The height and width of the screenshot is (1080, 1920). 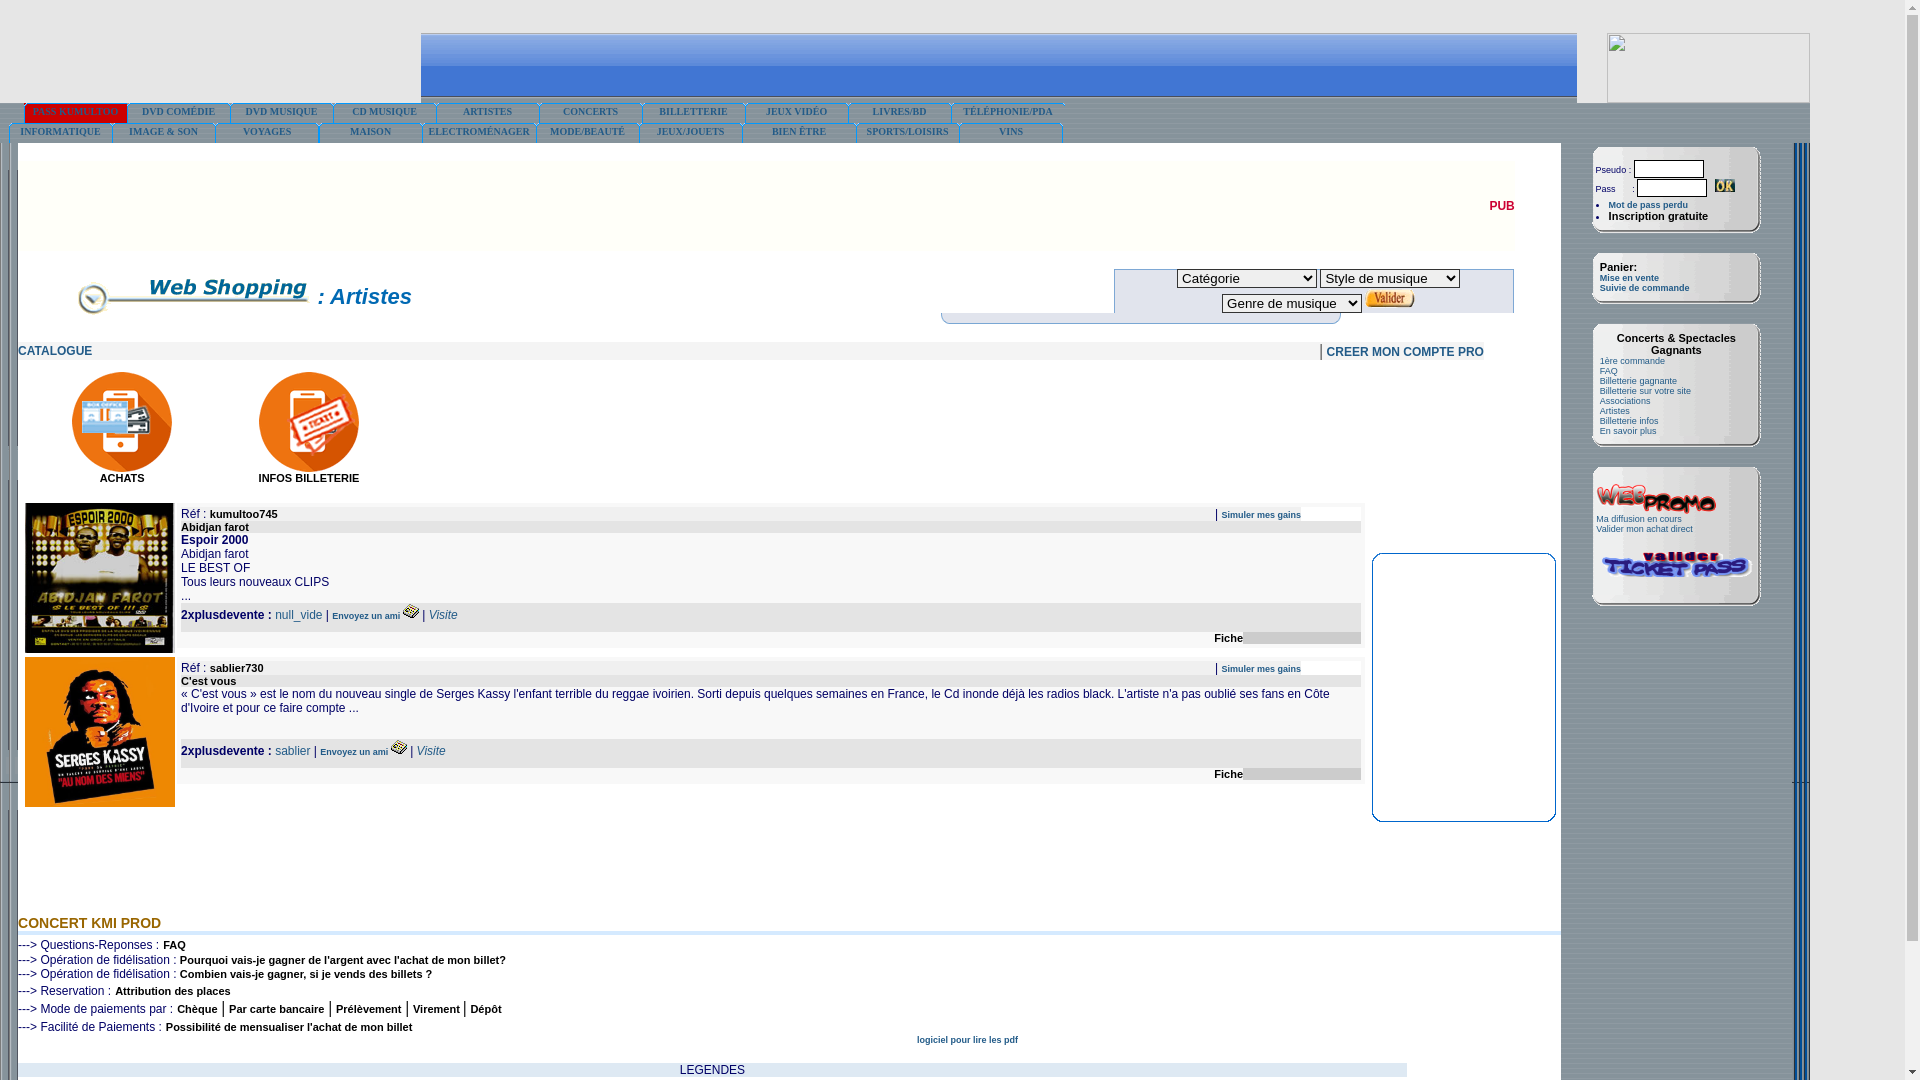 I want to click on 'VOYAGES', so click(x=266, y=132).